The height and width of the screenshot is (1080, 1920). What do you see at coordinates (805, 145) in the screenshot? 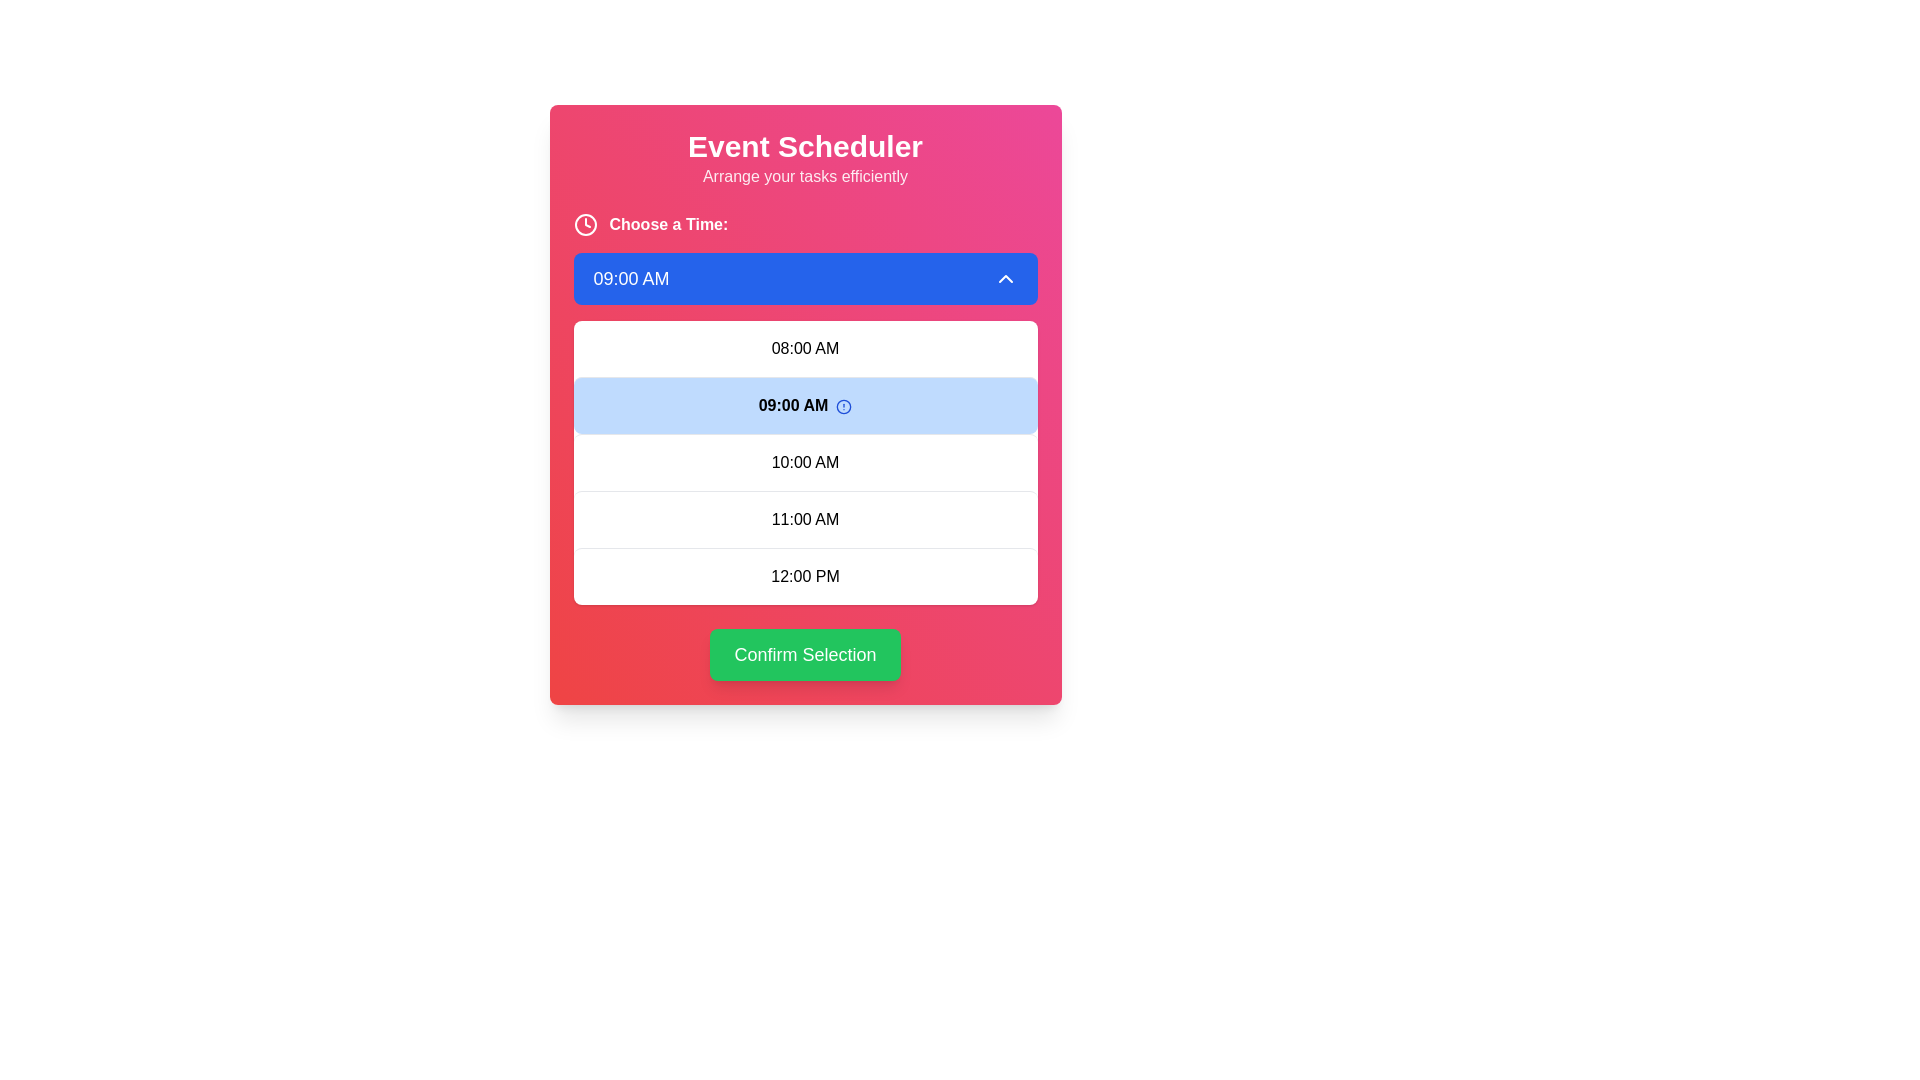
I see `the main title text label, which is centrally aligned at the top of the interface and indicates the purpose of the application or section` at bounding box center [805, 145].